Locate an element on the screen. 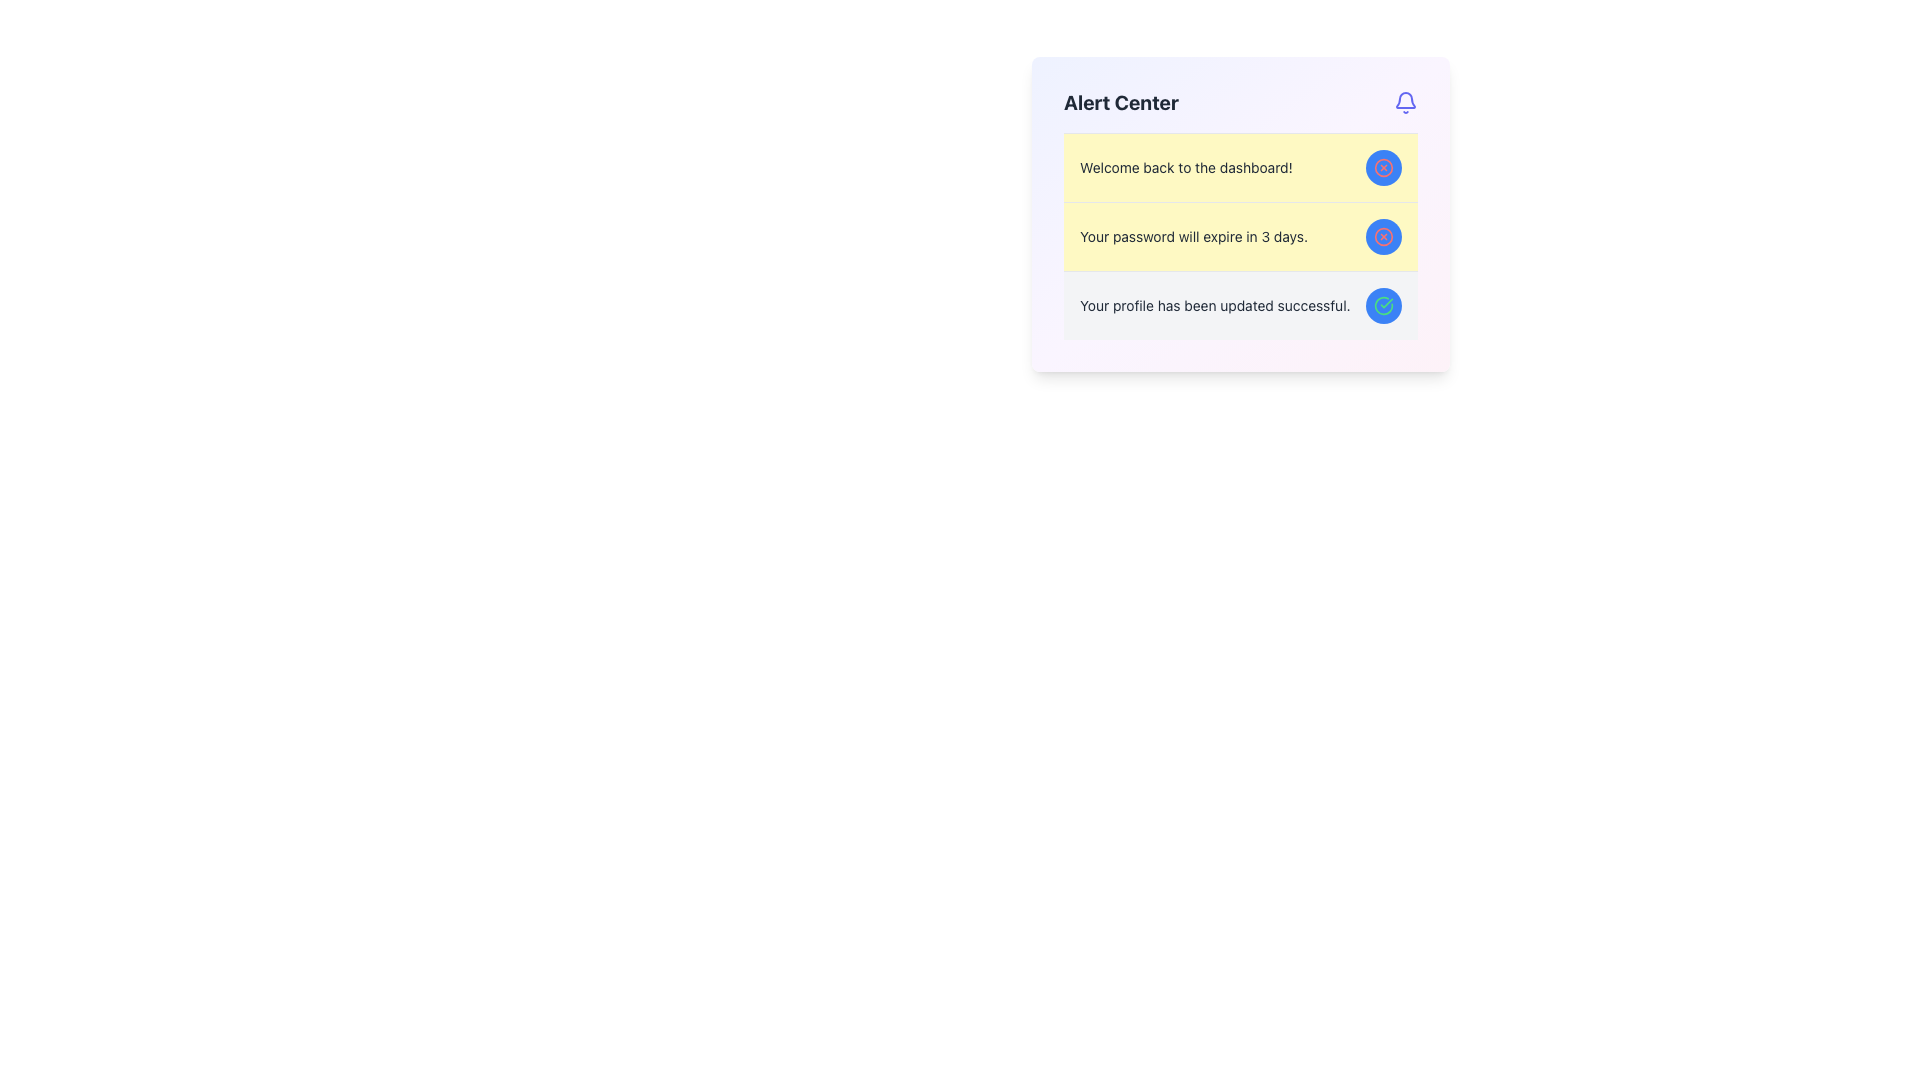 This screenshot has height=1080, width=1920. the circular blue button with a green checkmark icon to acknowledge or confirm the message that your profile has been updated successfully is located at coordinates (1382, 305).